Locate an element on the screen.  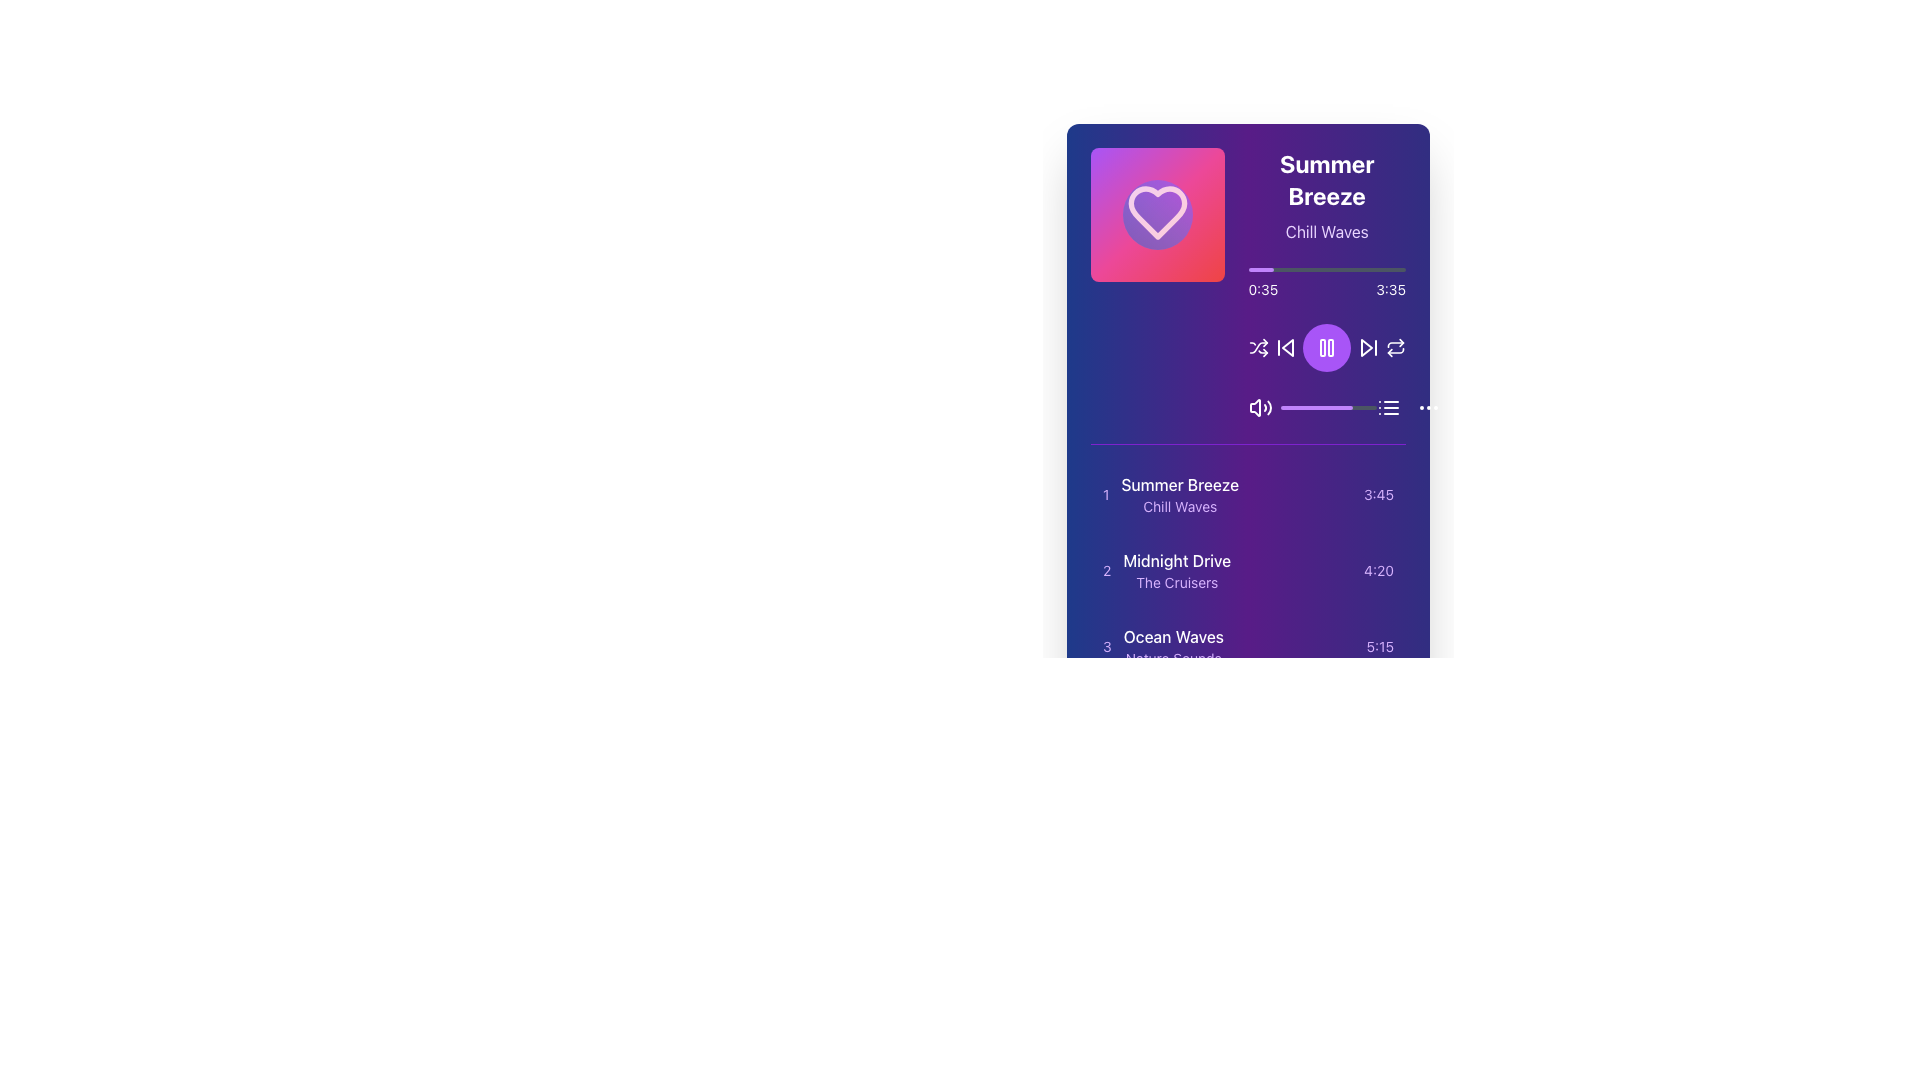
the heart-shaped like button located at the center of the album artwork area in the music player interface is located at coordinates (1157, 212).